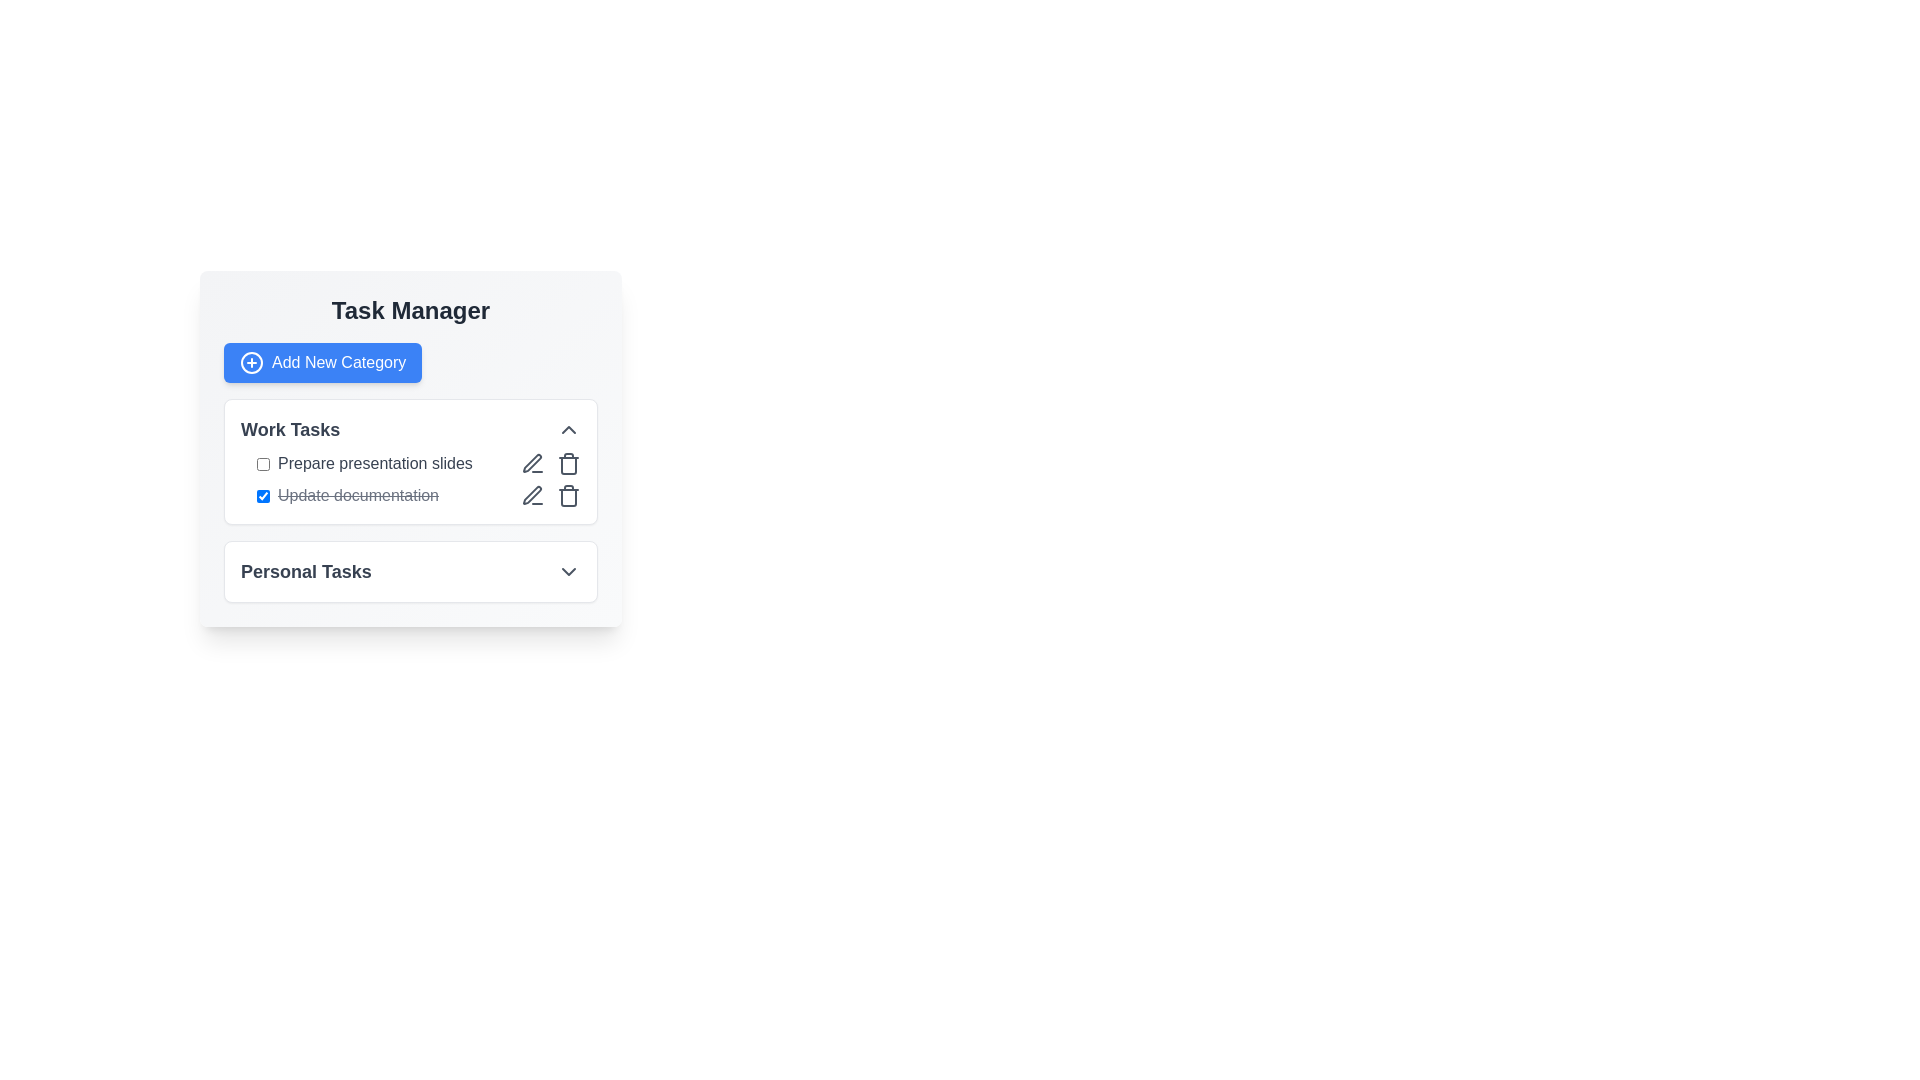 This screenshot has height=1080, width=1920. What do you see at coordinates (568, 428) in the screenshot?
I see `the Toggle control, which is a small triangle pointing upwards located at the right end of the 'Work Tasks' section in the 'Task Manager' interface` at bounding box center [568, 428].